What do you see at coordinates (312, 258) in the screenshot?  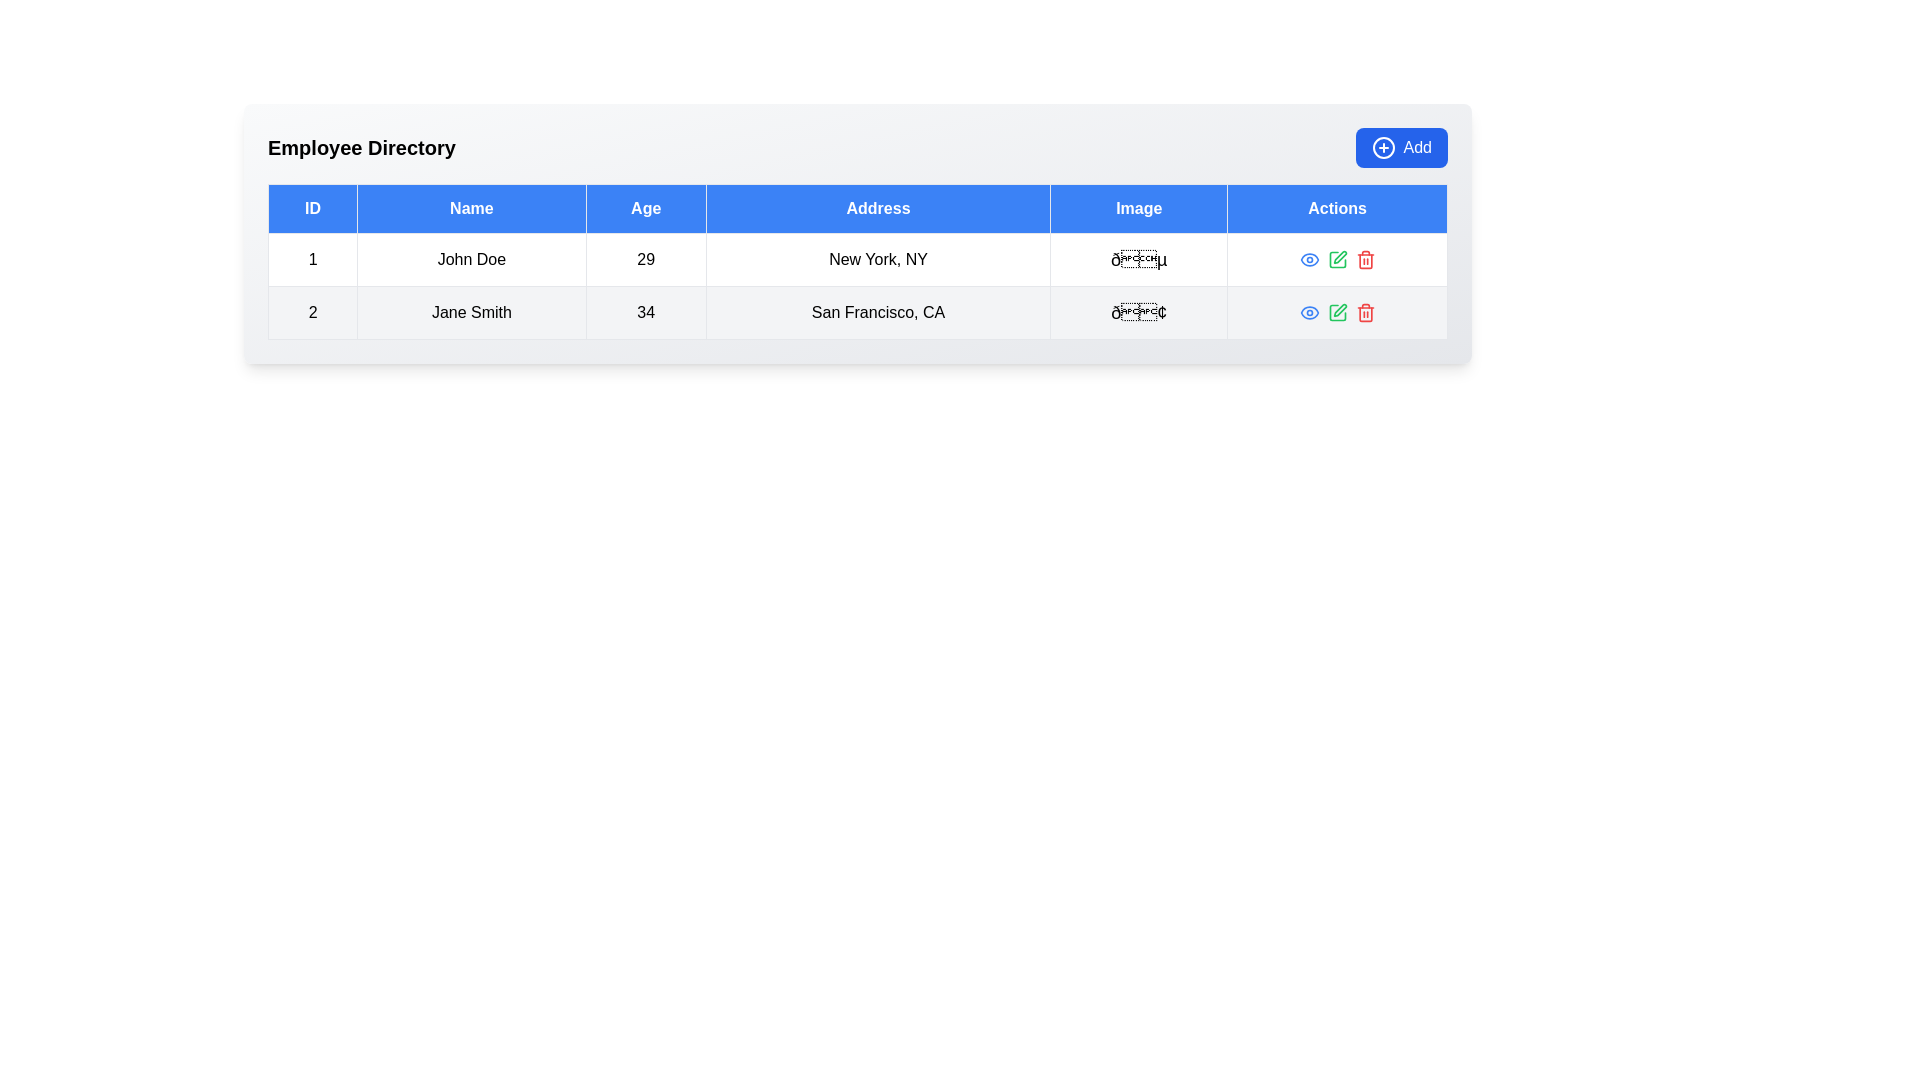 I see `the table cell in the first column of the first row that contains the identifier or serial number, which is located beneath the header labeled 'ID'` at bounding box center [312, 258].